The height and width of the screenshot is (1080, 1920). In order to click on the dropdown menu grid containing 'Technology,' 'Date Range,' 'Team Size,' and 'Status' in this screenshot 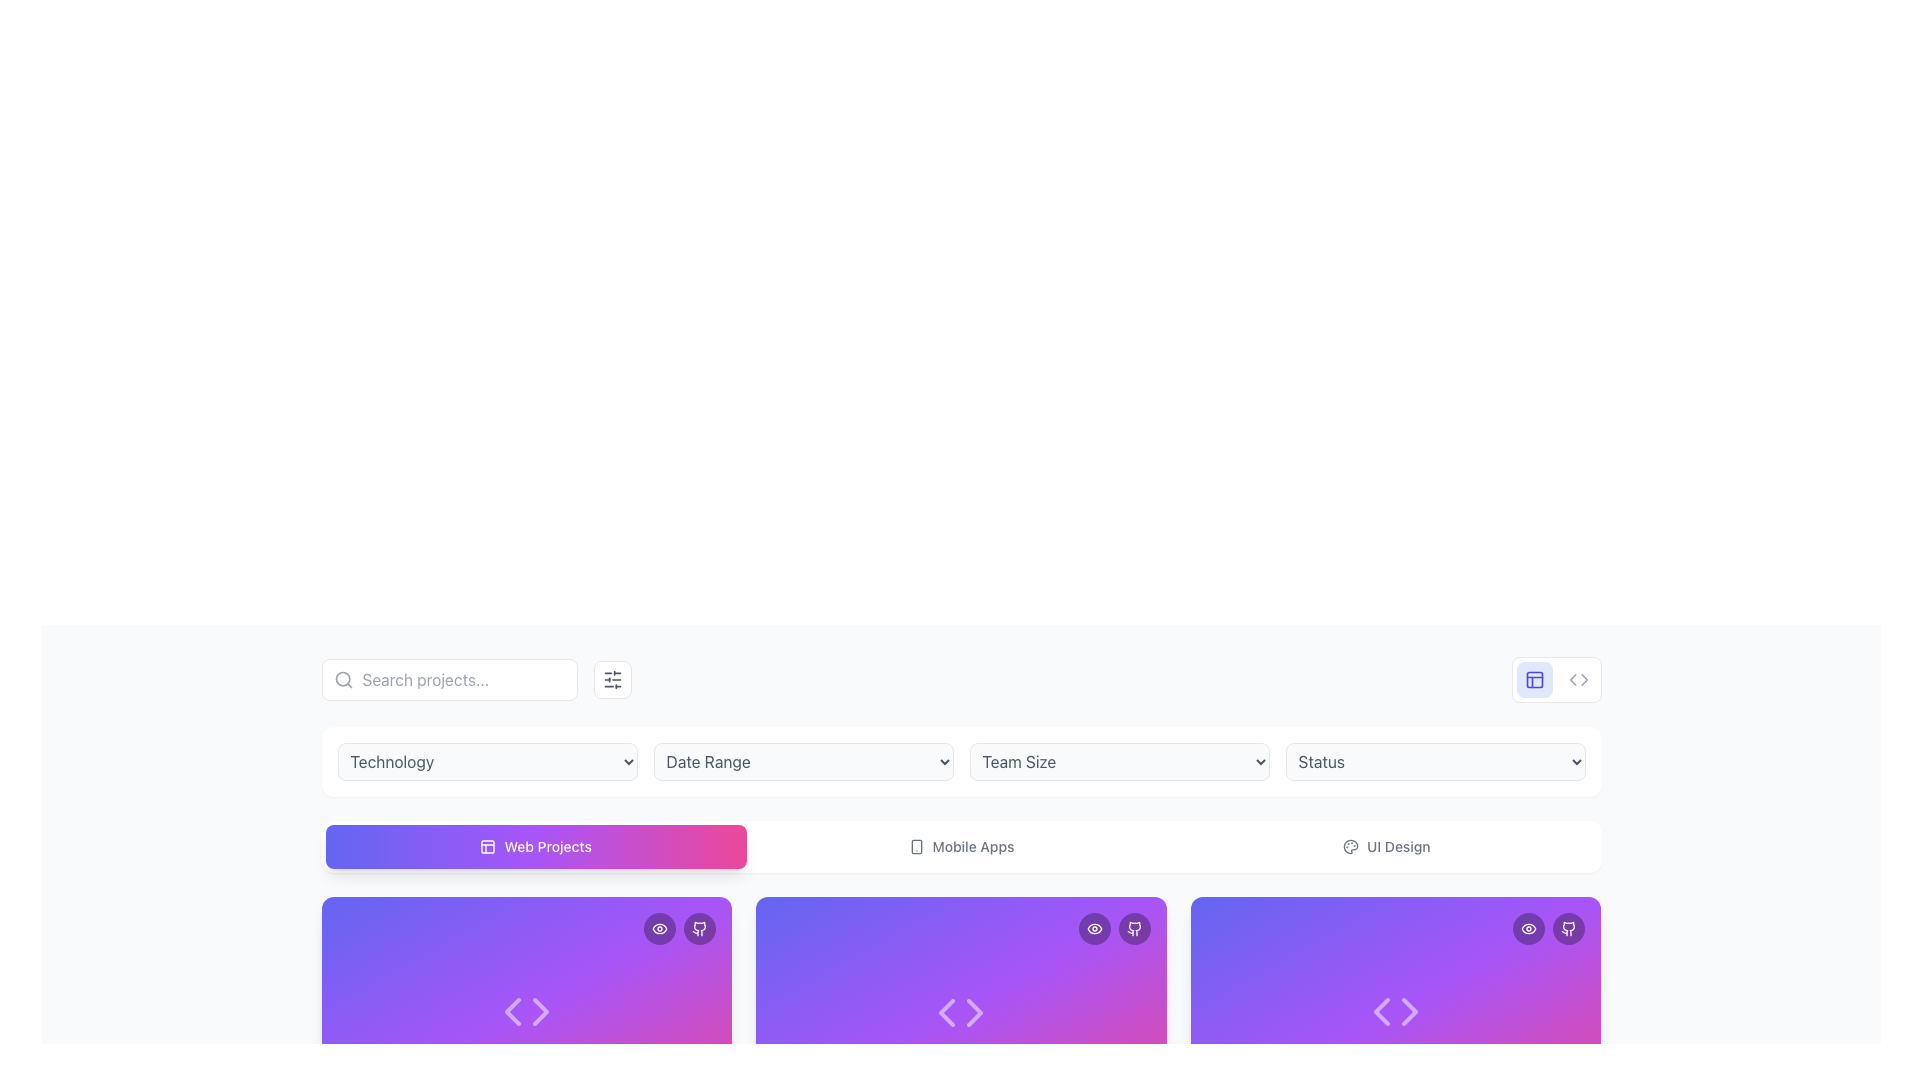, I will do `click(961, 762)`.